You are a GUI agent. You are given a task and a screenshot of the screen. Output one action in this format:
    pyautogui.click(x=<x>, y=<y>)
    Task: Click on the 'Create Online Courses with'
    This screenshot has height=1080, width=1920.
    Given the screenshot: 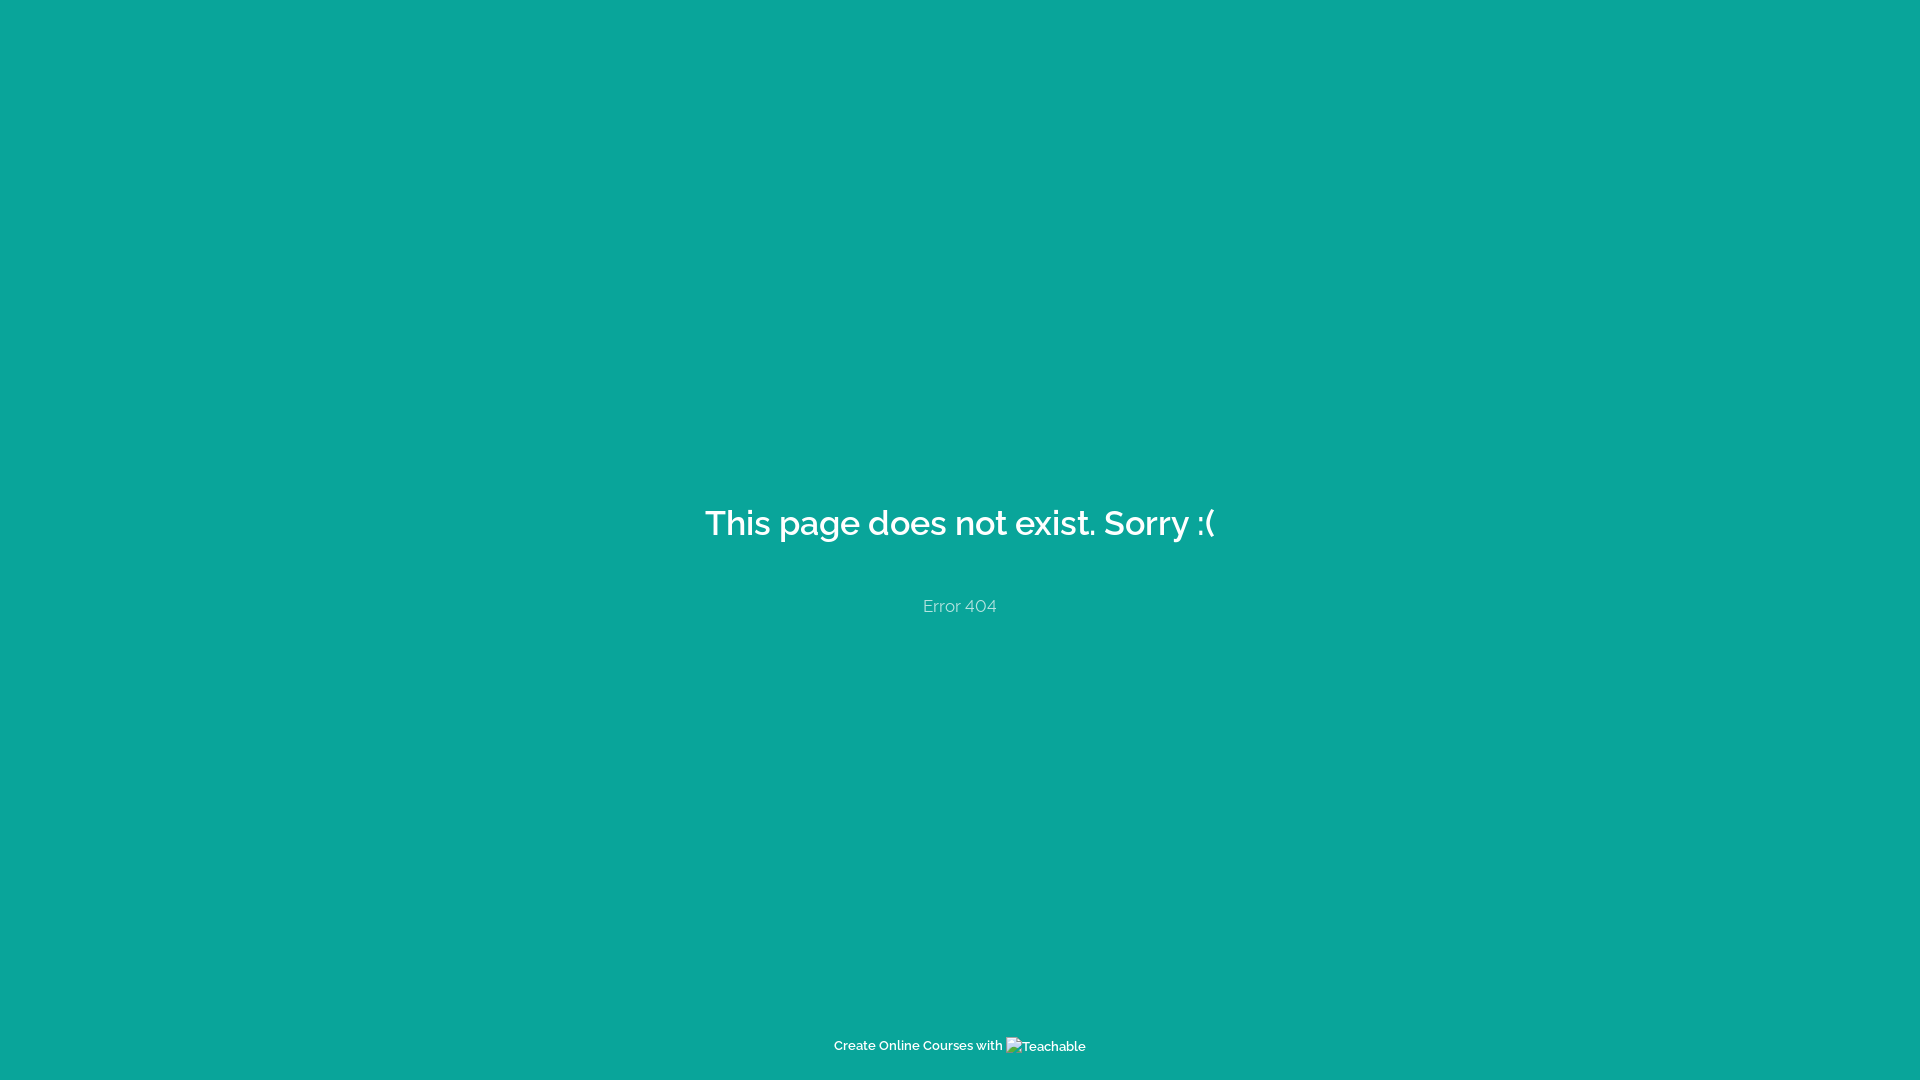 What is the action you would take?
    pyautogui.click(x=960, y=1044)
    